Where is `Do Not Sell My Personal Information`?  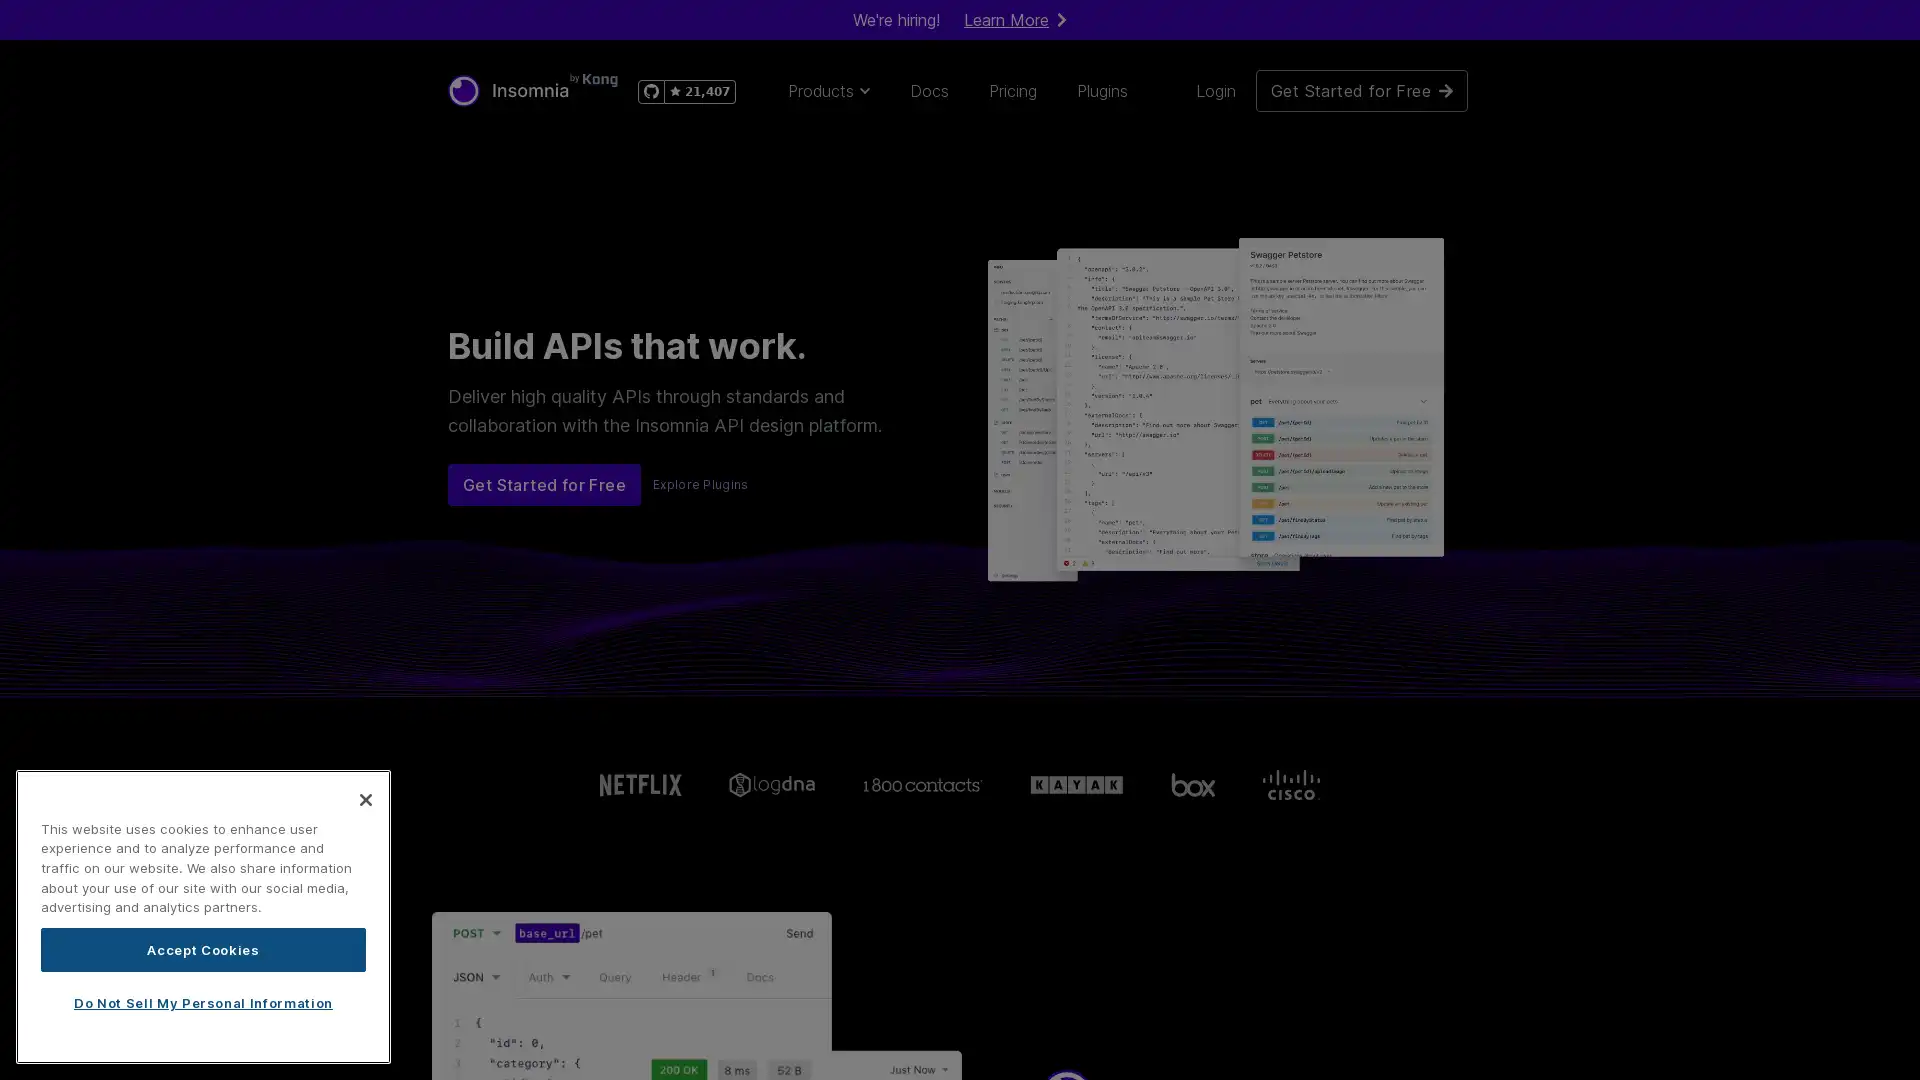
Do Not Sell My Personal Information is located at coordinates (203, 1002).